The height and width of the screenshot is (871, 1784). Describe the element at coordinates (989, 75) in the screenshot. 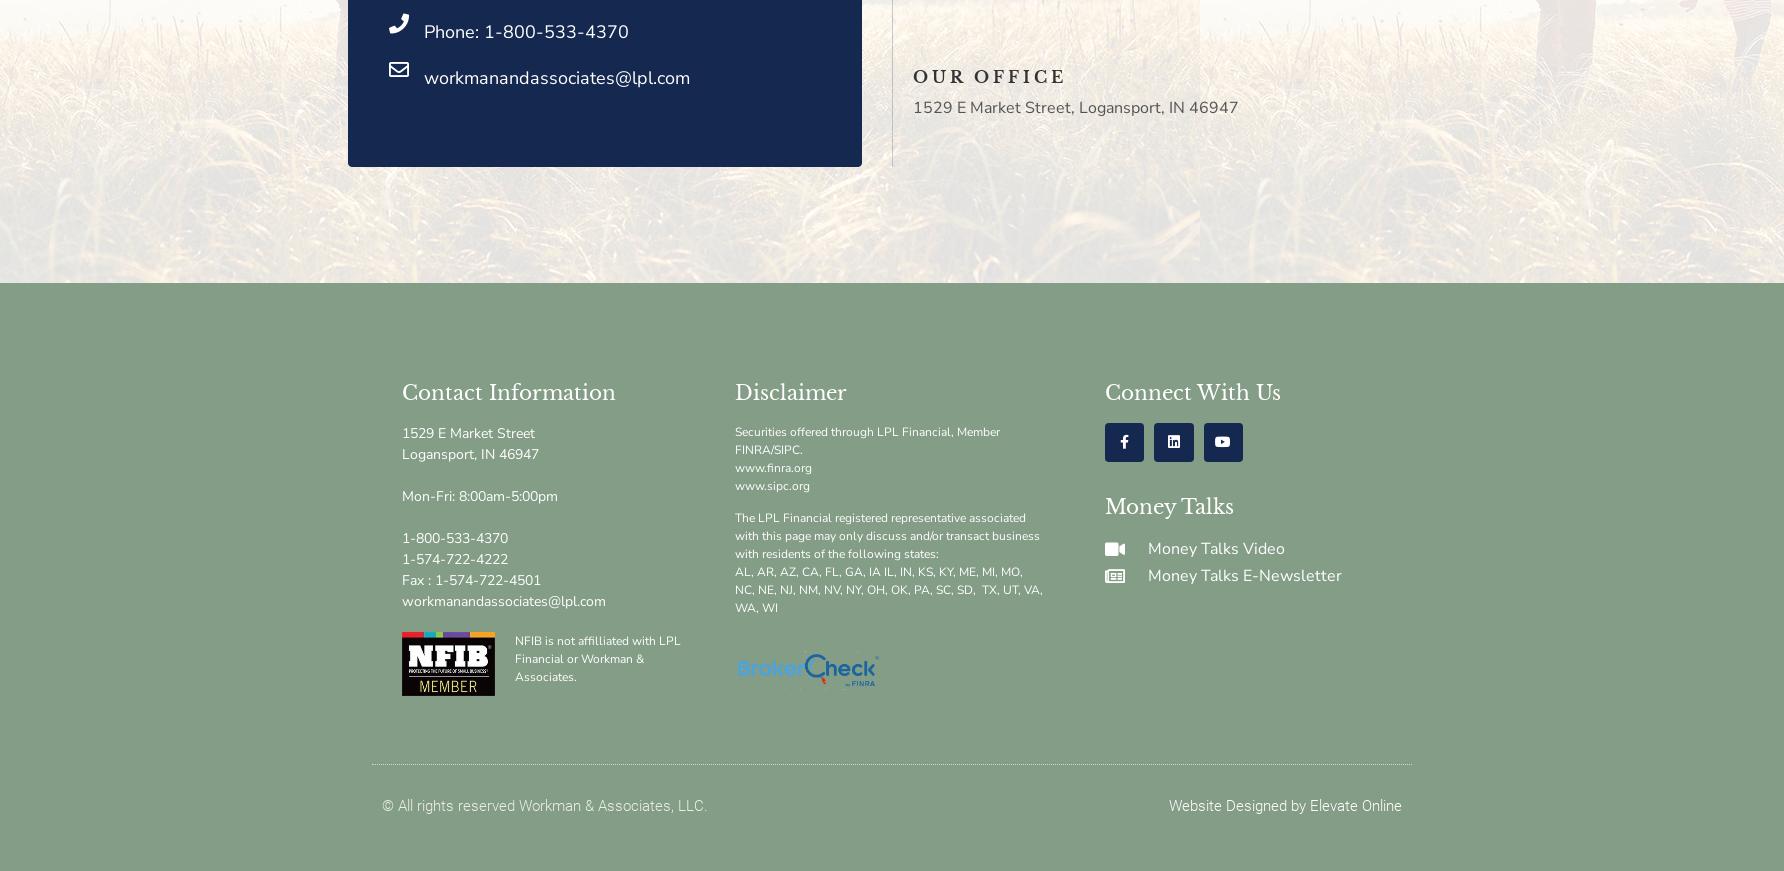

I see `'Our office'` at that location.